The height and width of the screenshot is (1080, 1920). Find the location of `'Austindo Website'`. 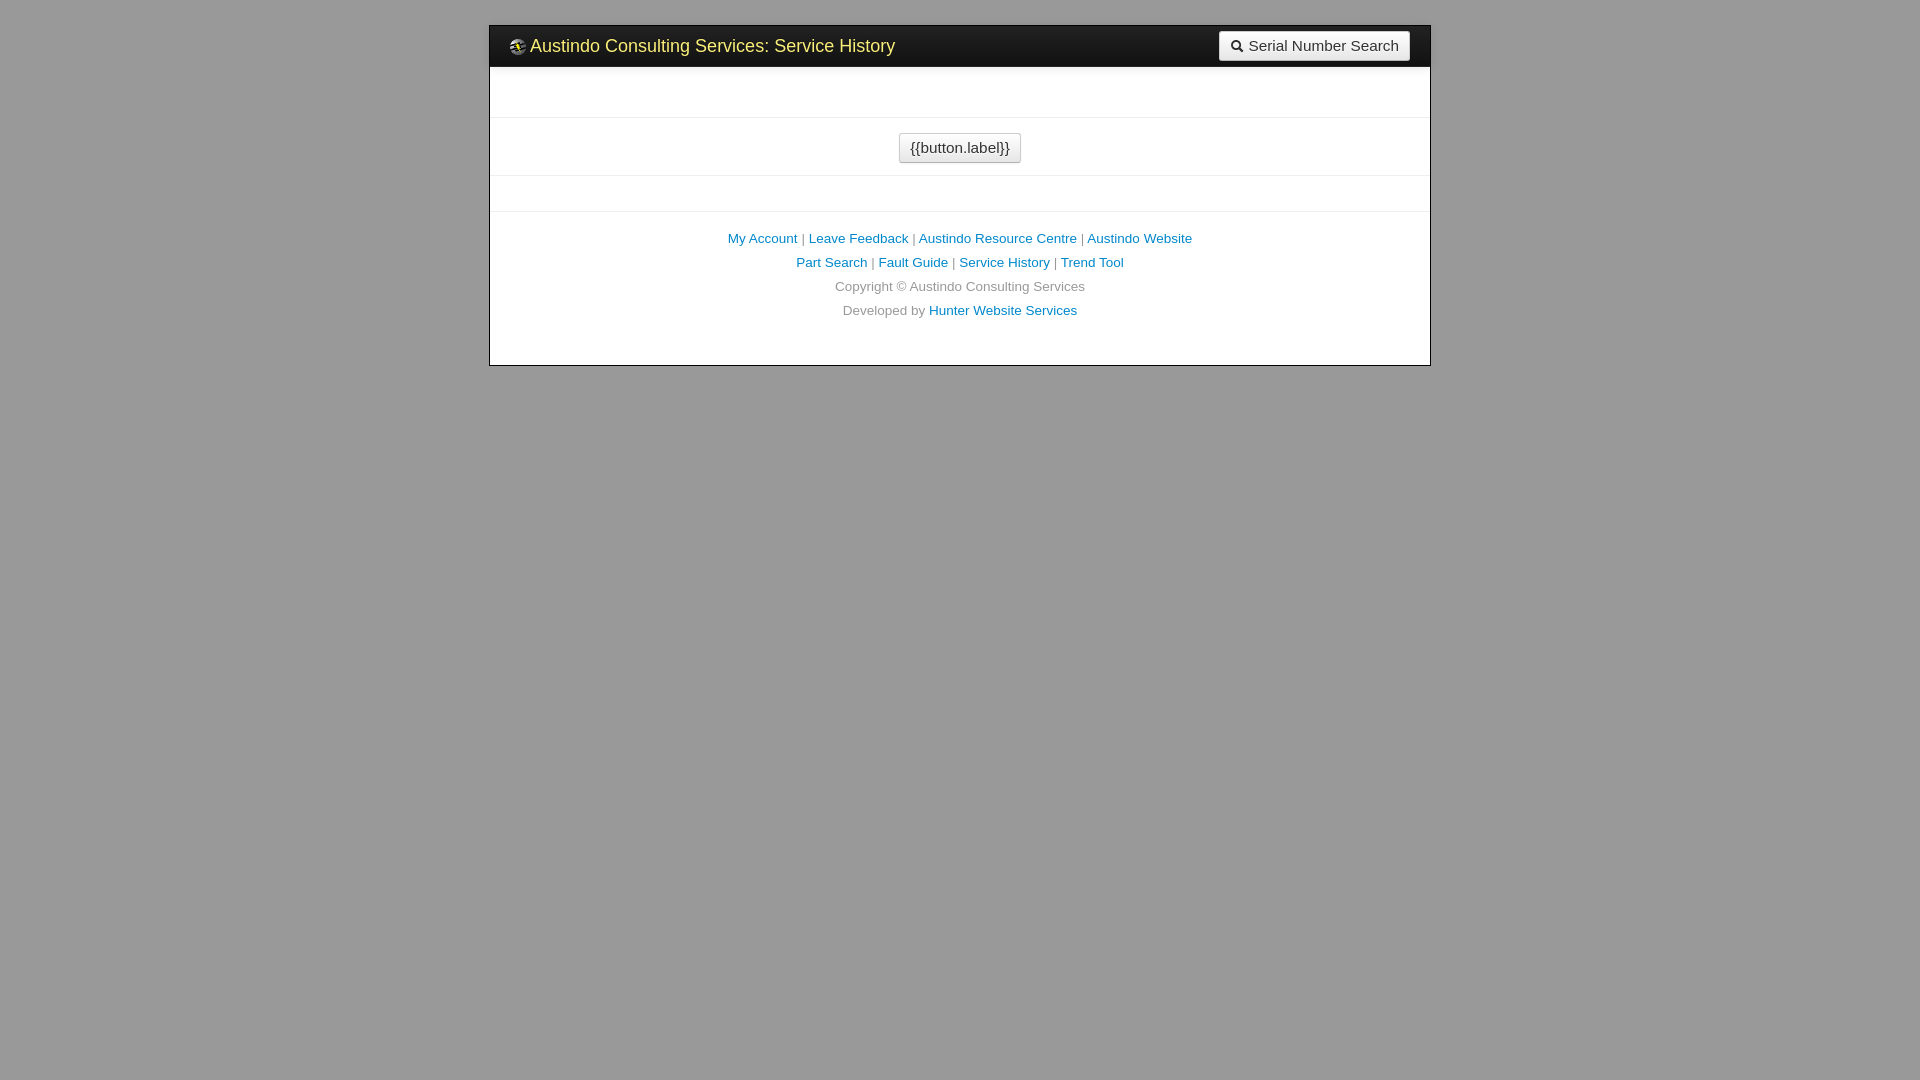

'Austindo Website' is located at coordinates (1139, 237).